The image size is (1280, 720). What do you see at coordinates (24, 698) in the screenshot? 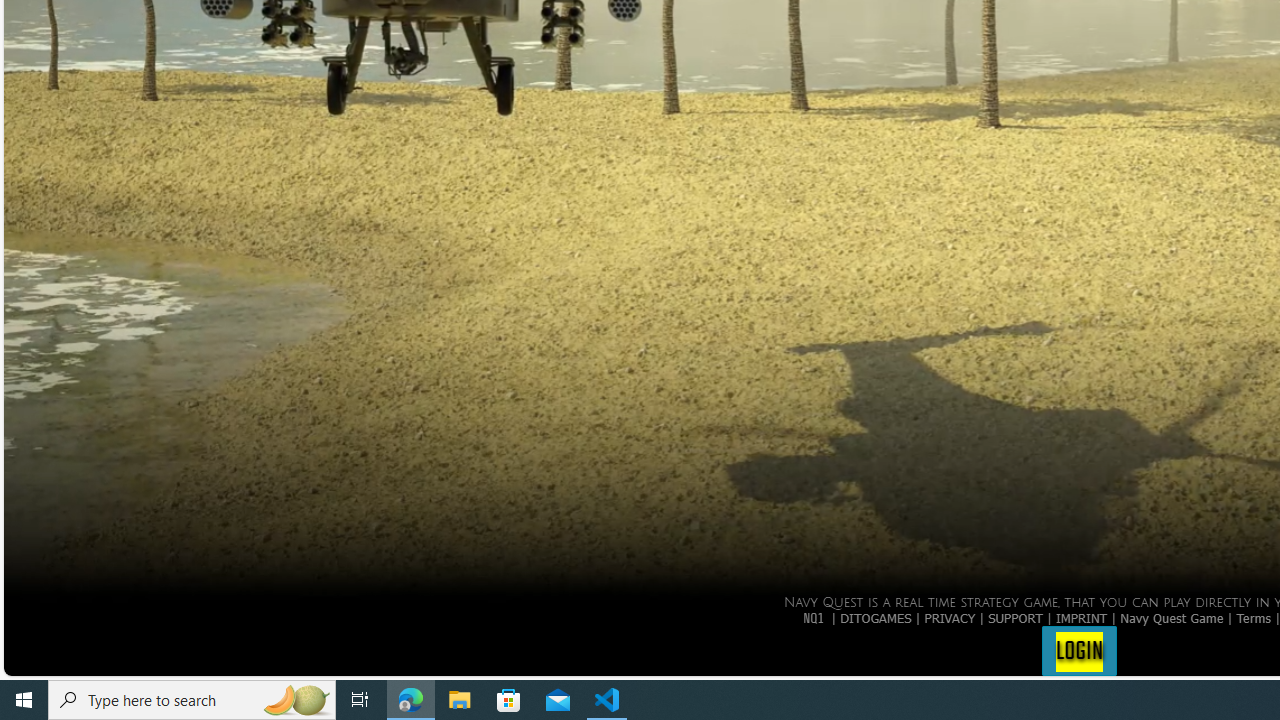
I see `'Start'` at bounding box center [24, 698].